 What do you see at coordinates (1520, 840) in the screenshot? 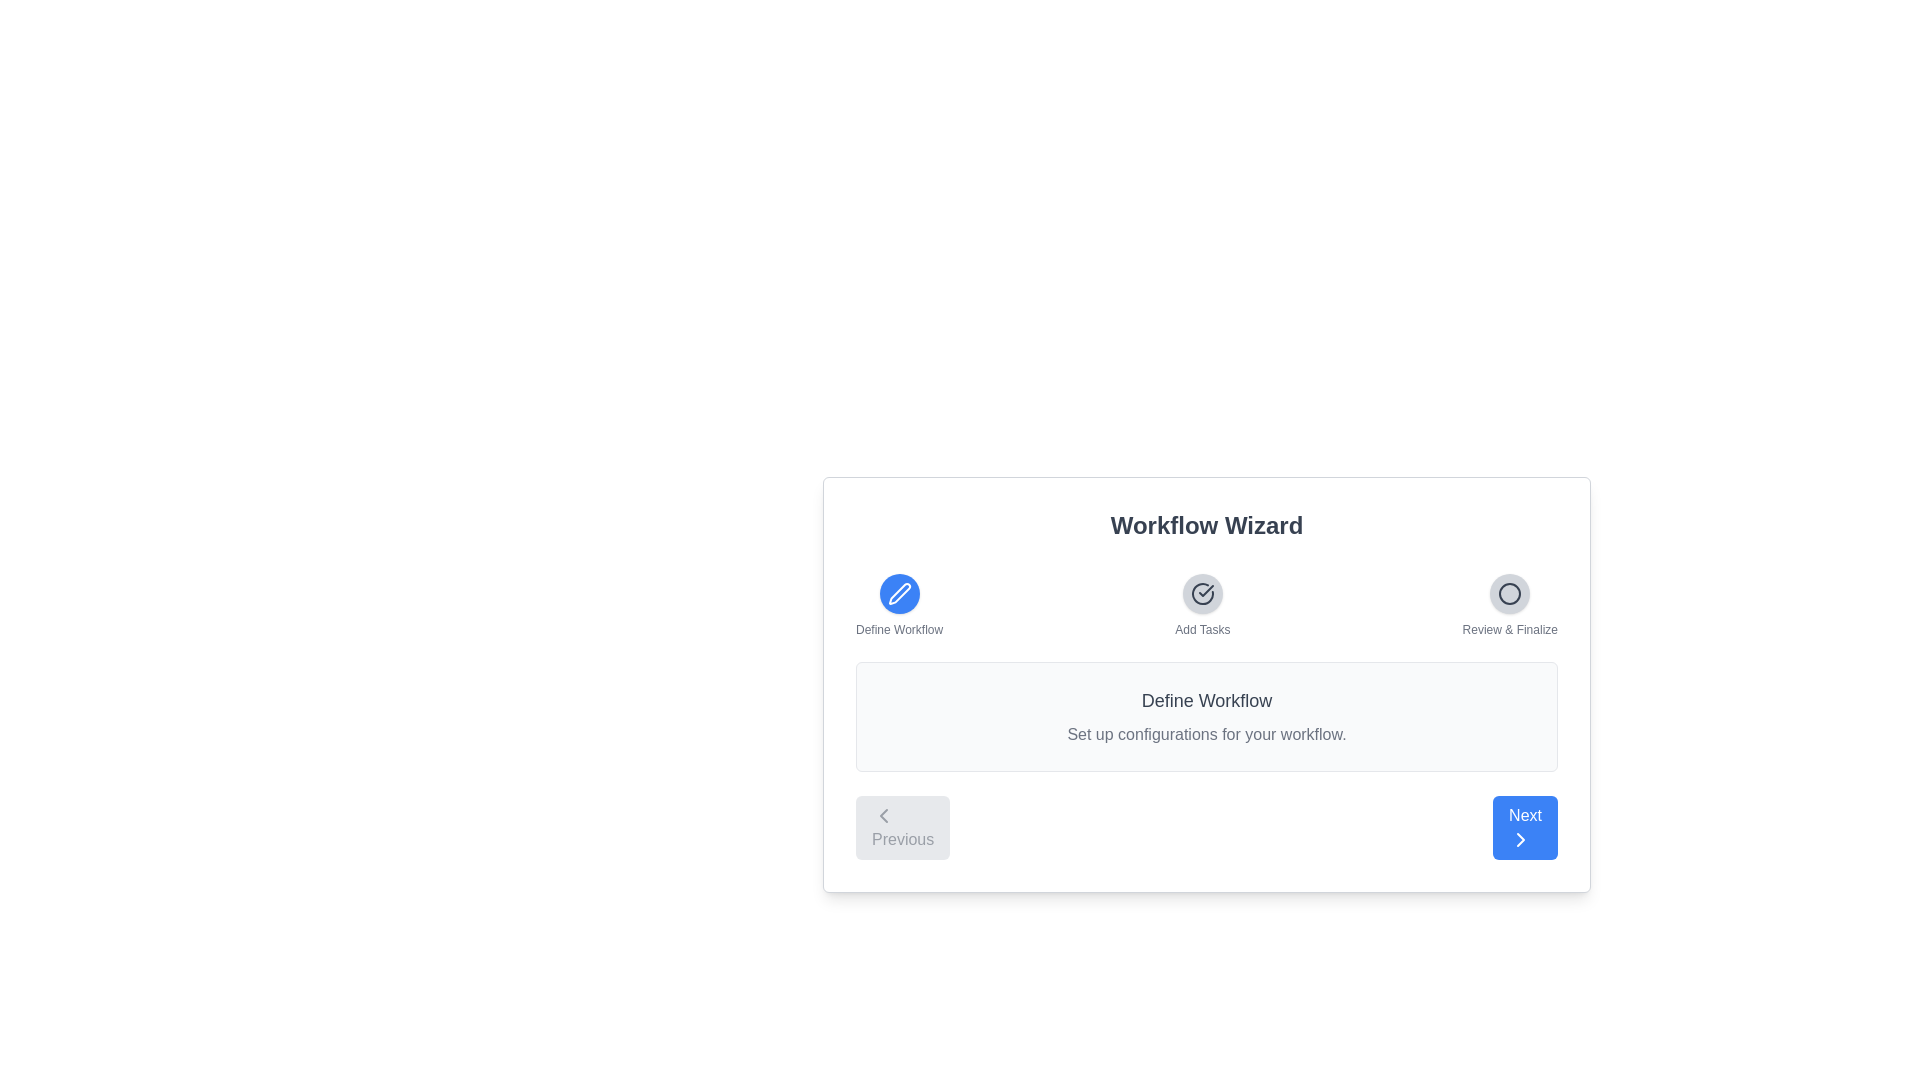
I see `the chevron arrow icon within the blue 'Next' button located at the bottom right corner of the workflow wizard dialog box` at bounding box center [1520, 840].